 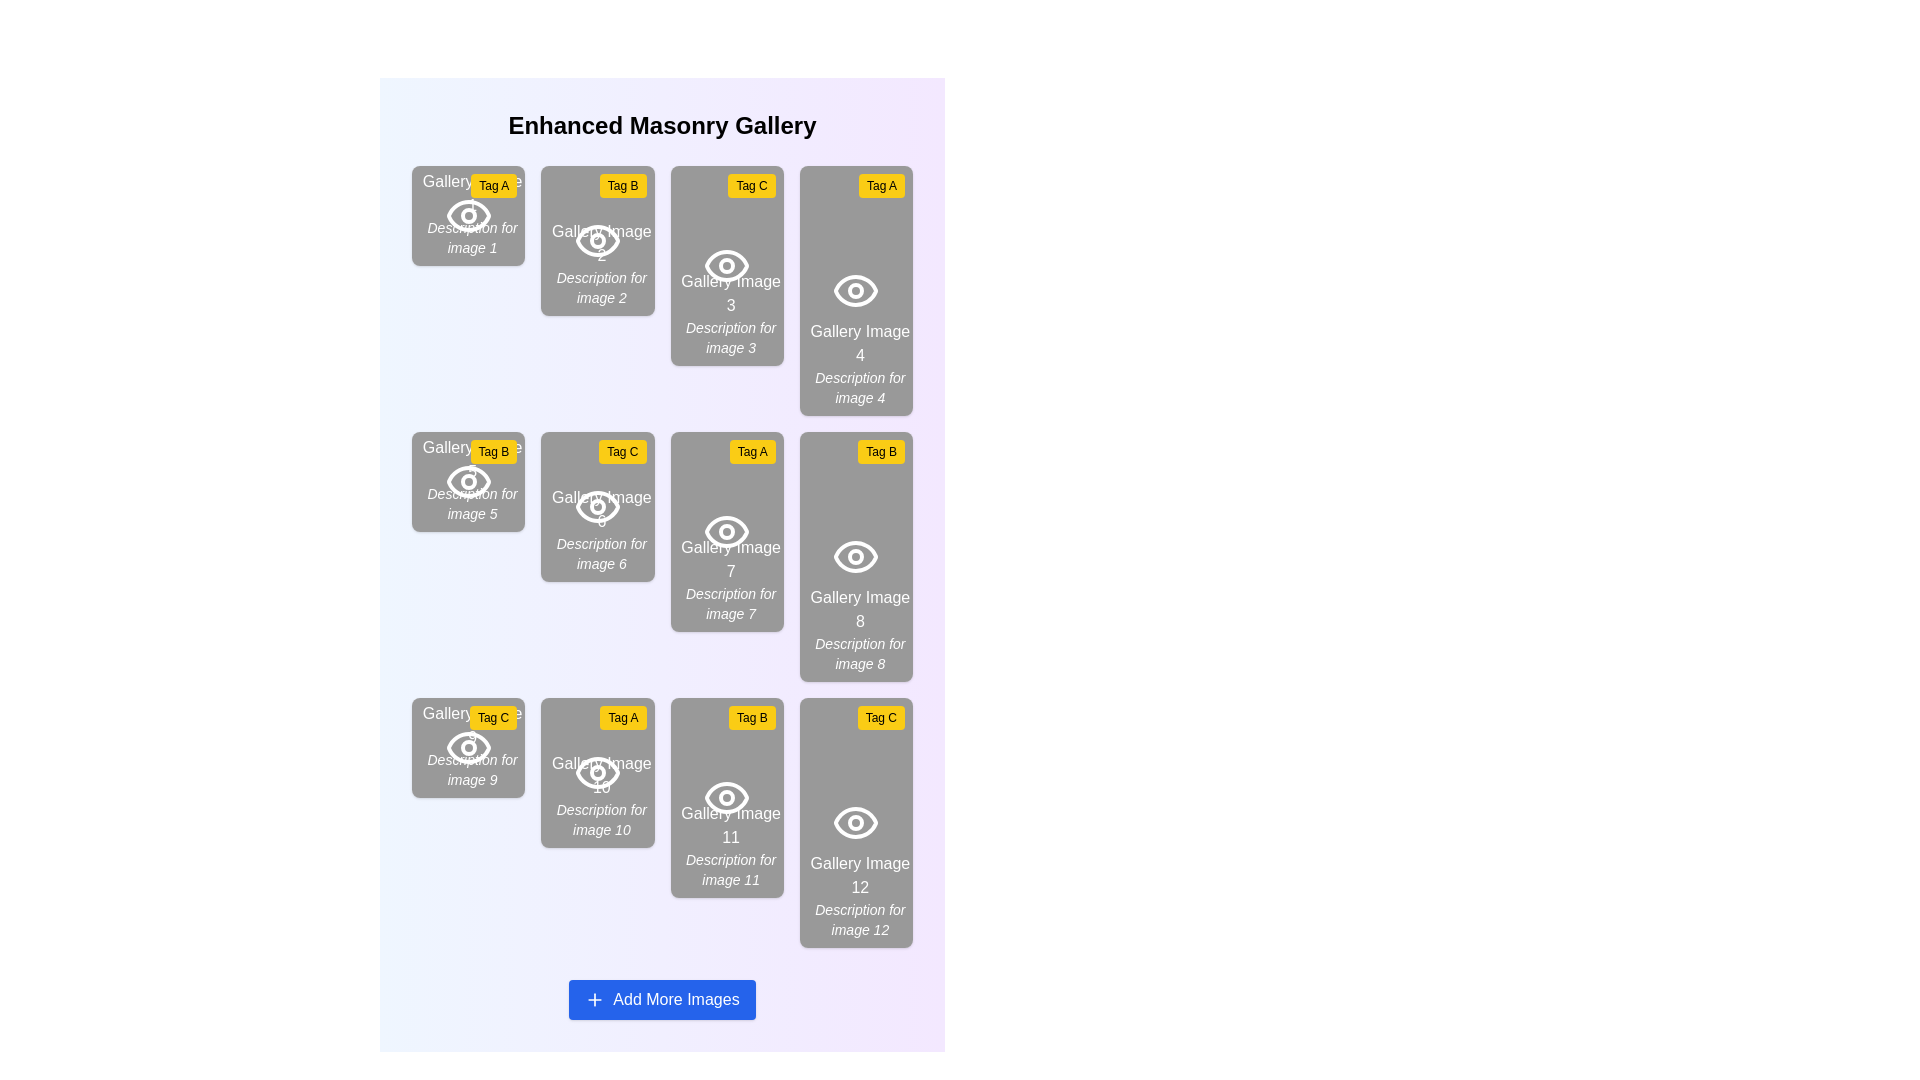 What do you see at coordinates (596, 771) in the screenshot?
I see `the Image tile located in the bottom-left section of the gallery grid, specifically the second element in the fourth row` at bounding box center [596, 771].